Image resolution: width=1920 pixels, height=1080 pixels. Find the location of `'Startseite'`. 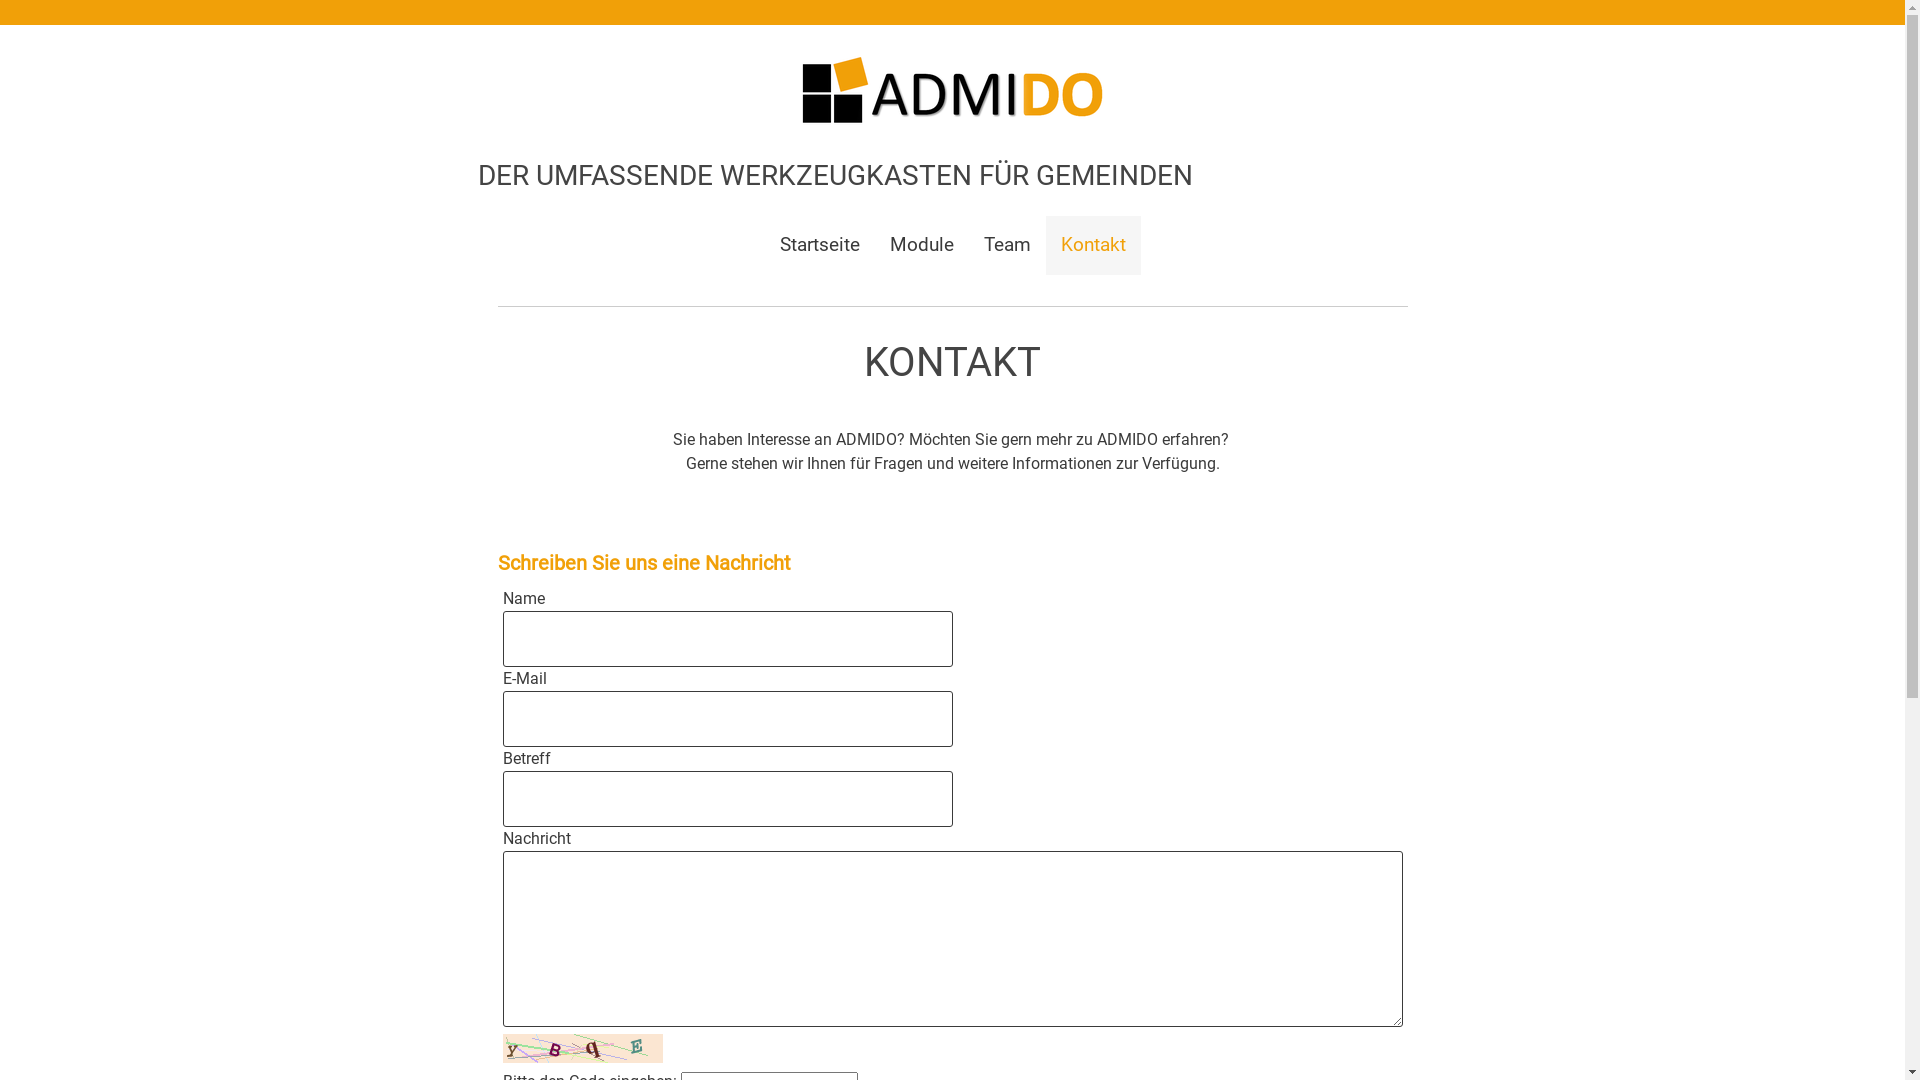

'Startseite' is located at coordinates (819, 244).